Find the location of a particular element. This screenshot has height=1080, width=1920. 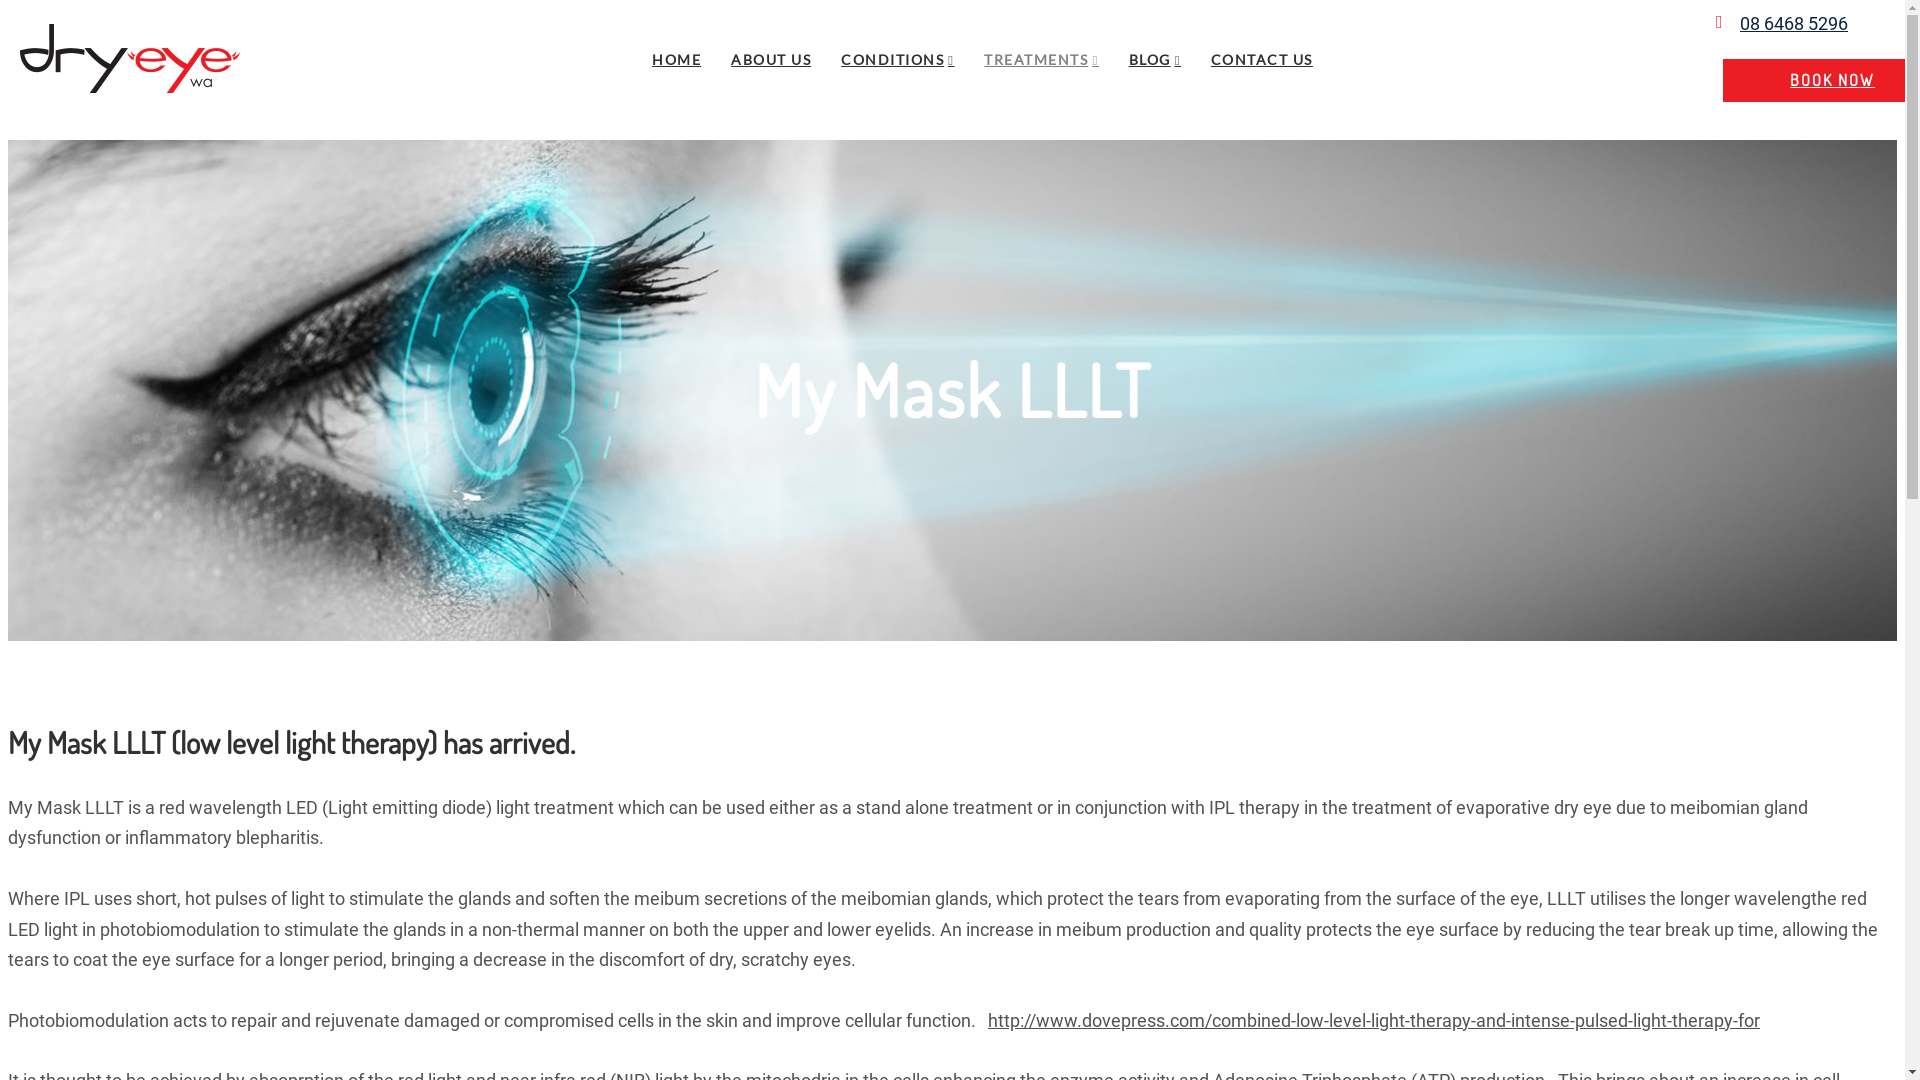

'ABOUT US' is located at coordinates (770, 58).